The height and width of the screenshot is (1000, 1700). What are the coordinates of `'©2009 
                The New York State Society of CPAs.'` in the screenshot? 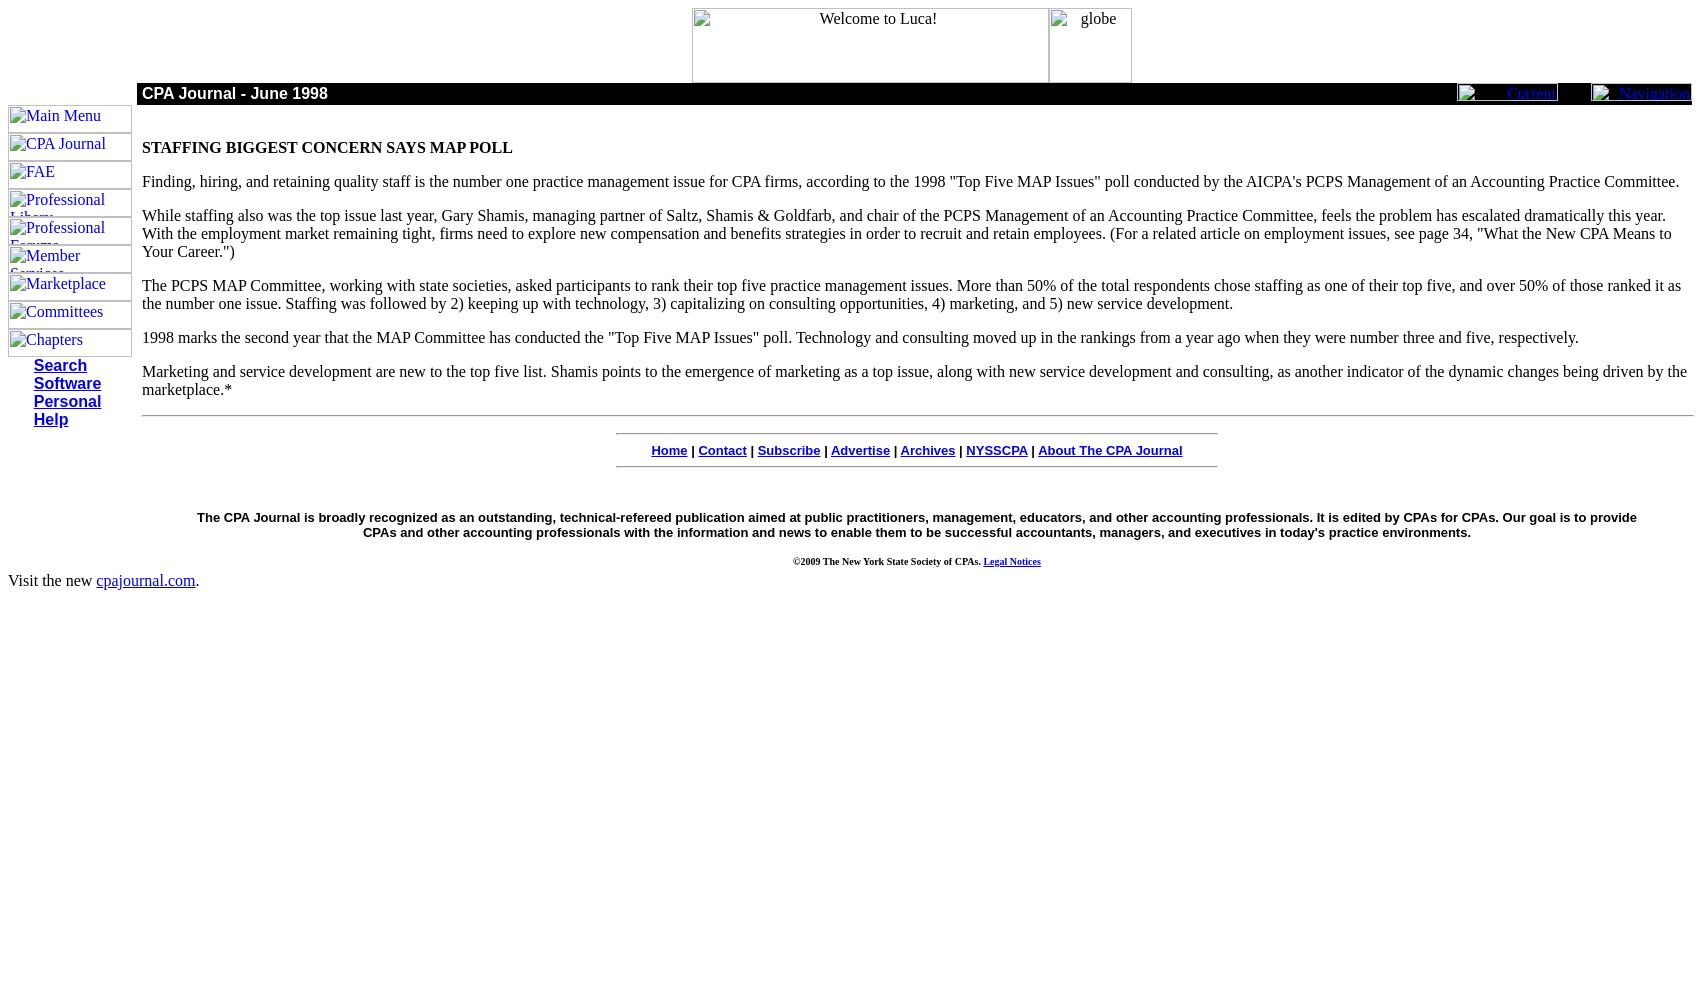 It's located at (792, 561).